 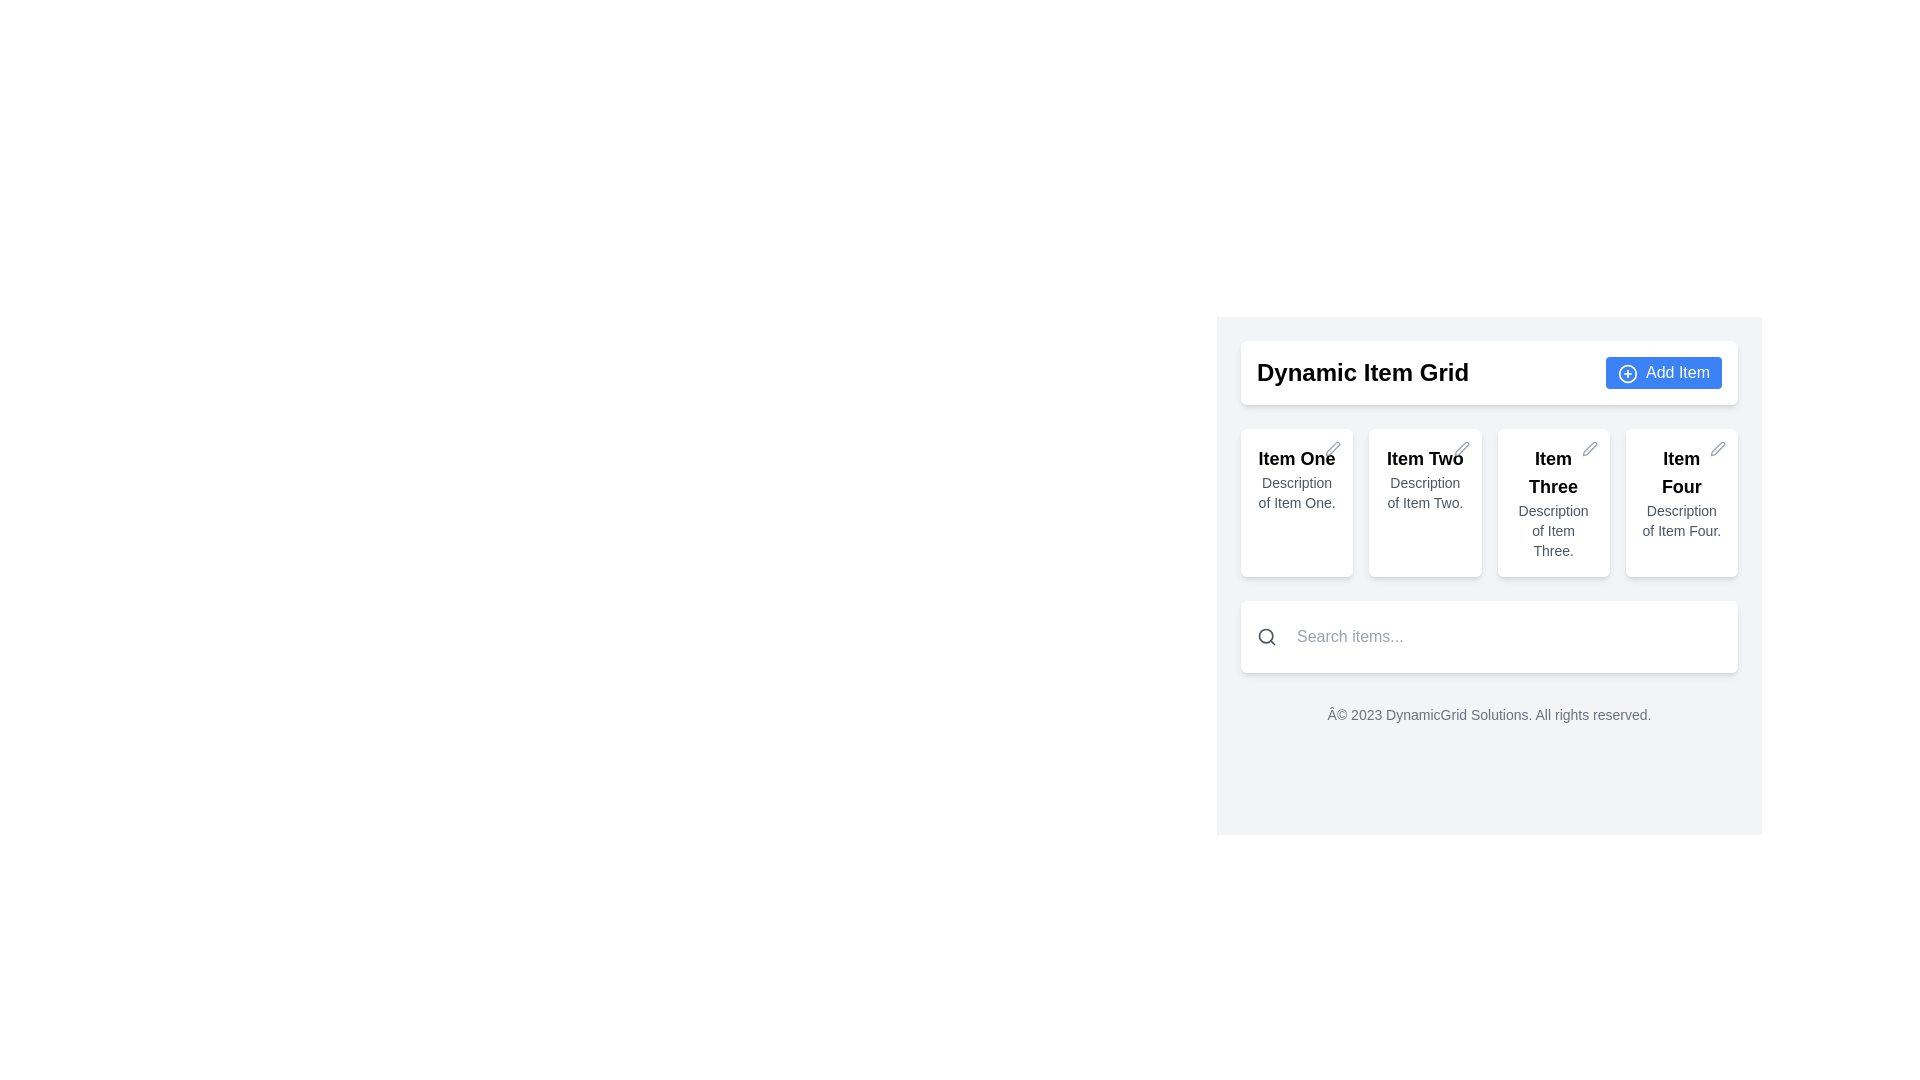 I want to click on the pen icon located in the top-right corner of the 'Item Four' card, so click(x=1717, y=447).